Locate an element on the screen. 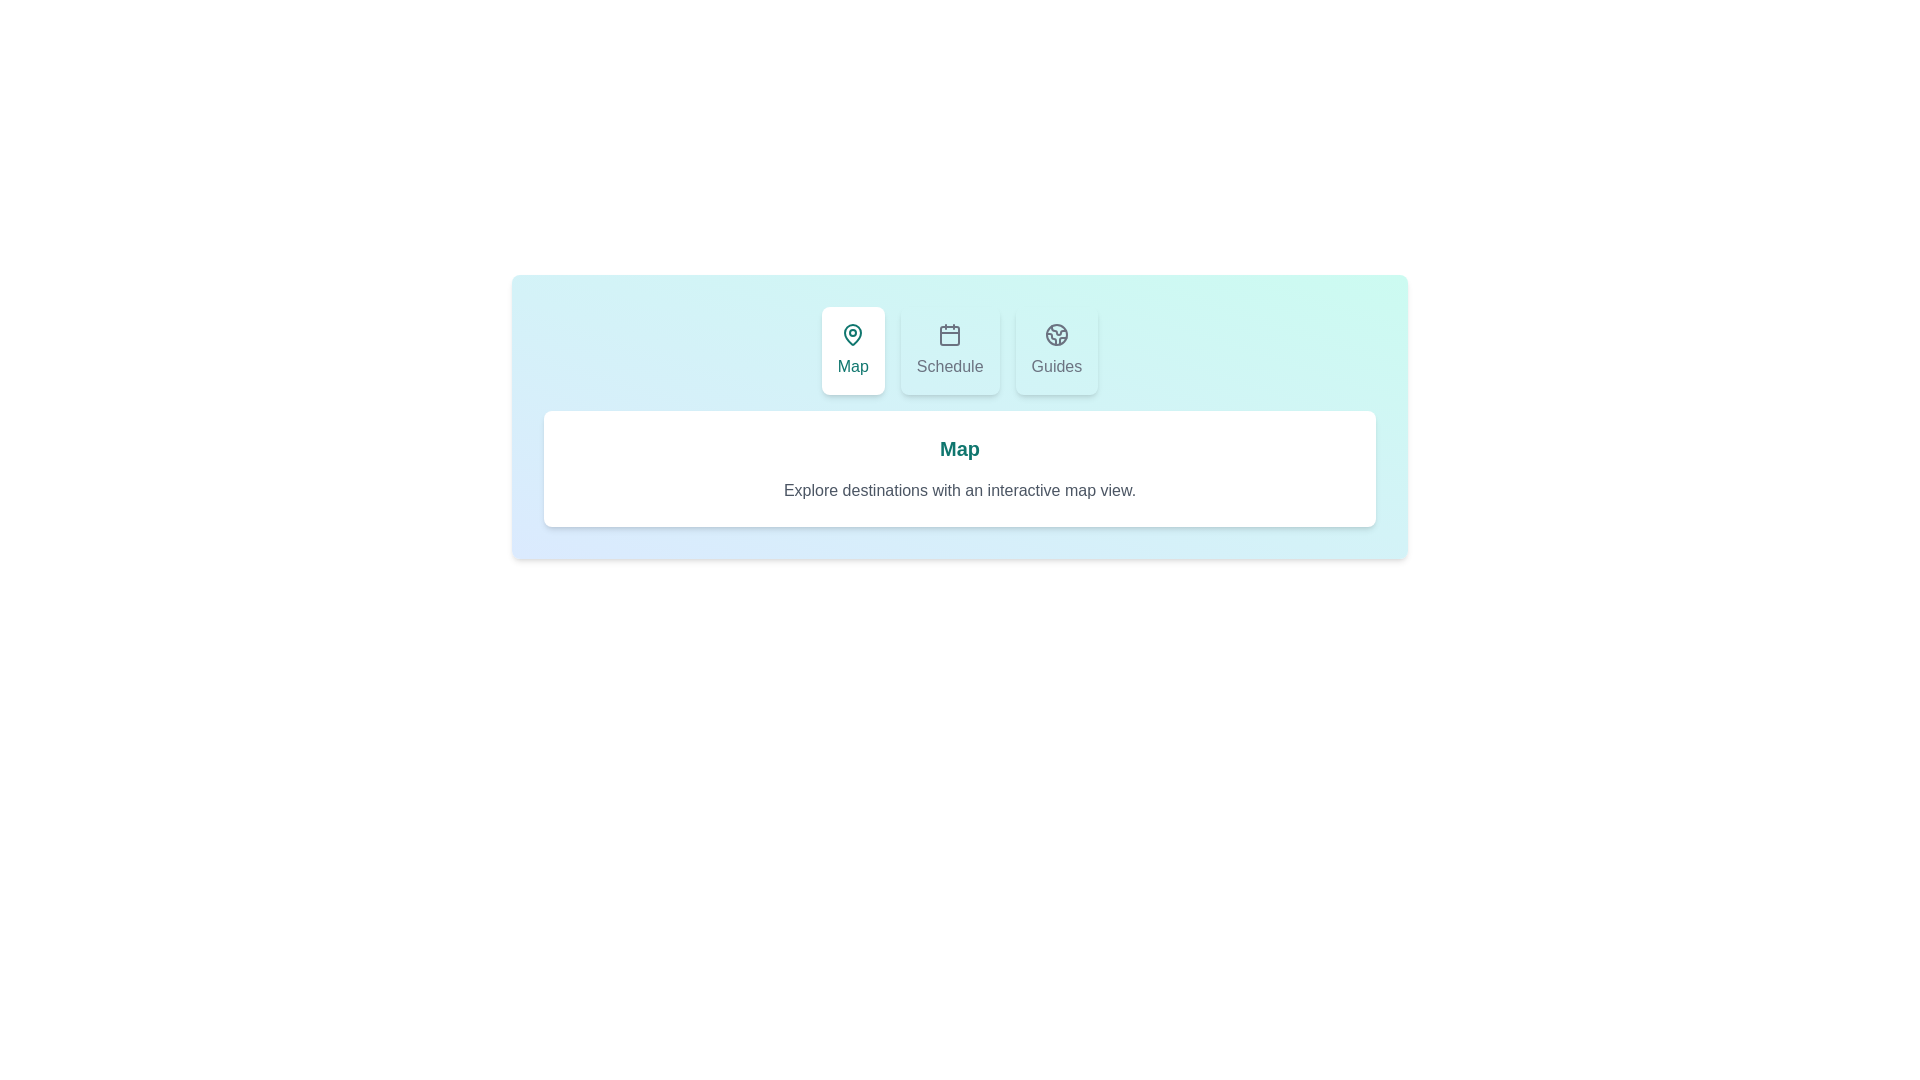 Image resolution: width=1920 pixels, height=1080 pixels. the Guides tab by clicking on its button is located at coordinates (1055, 350).